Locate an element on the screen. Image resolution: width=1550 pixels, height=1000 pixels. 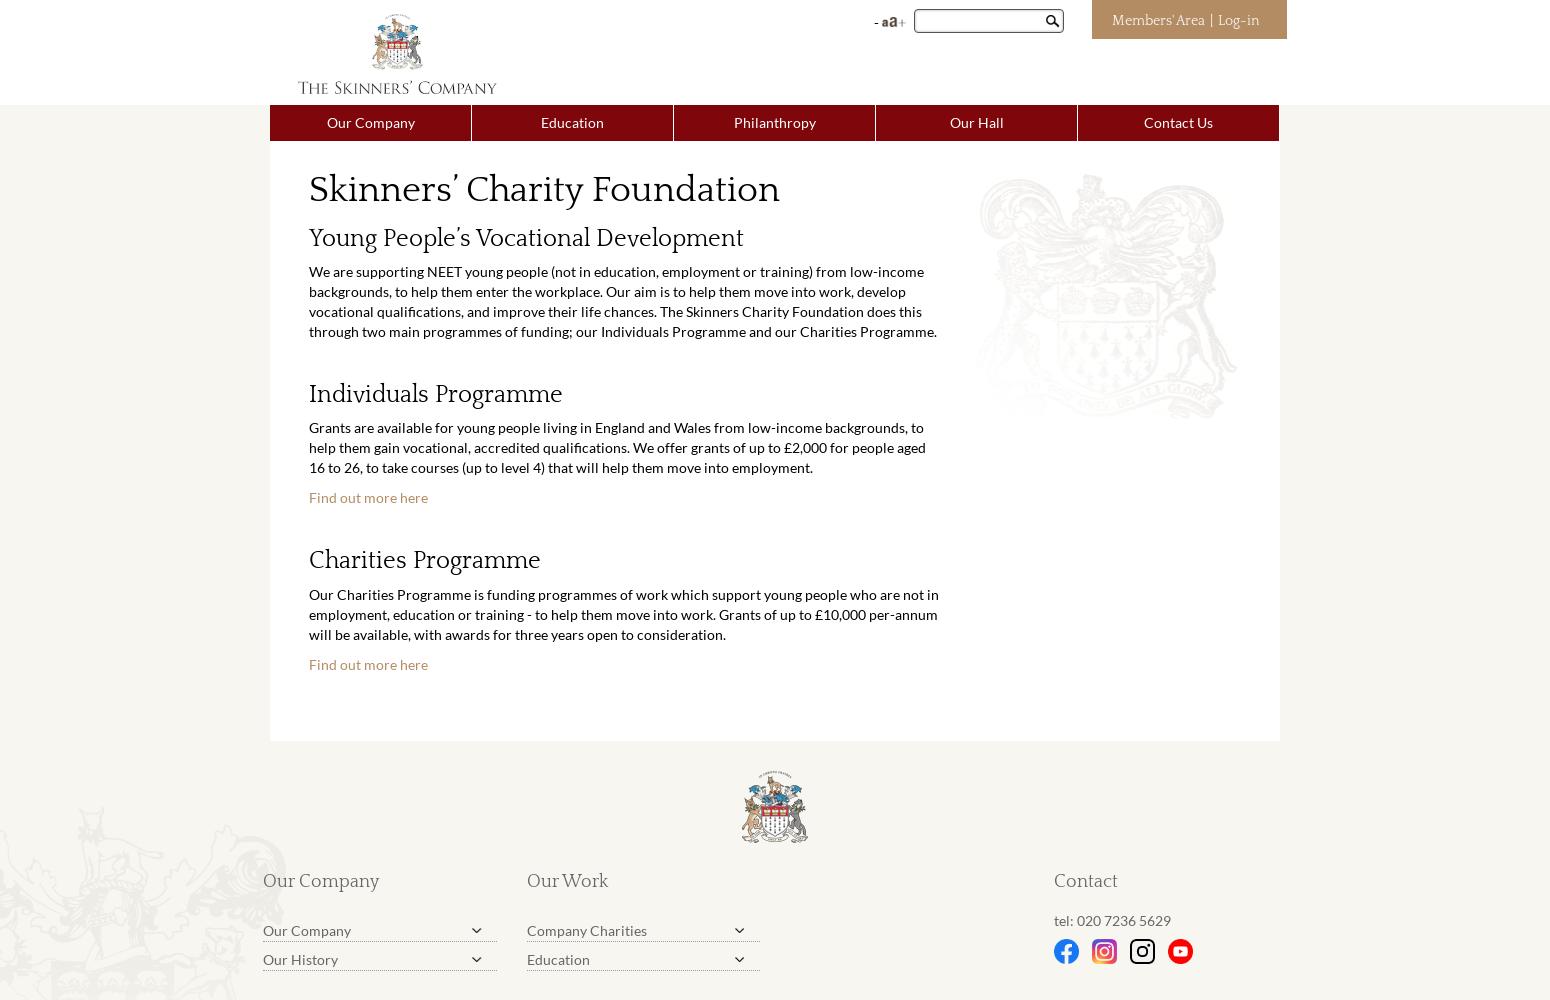
'Contact' is located at coordinates (1085, 882).